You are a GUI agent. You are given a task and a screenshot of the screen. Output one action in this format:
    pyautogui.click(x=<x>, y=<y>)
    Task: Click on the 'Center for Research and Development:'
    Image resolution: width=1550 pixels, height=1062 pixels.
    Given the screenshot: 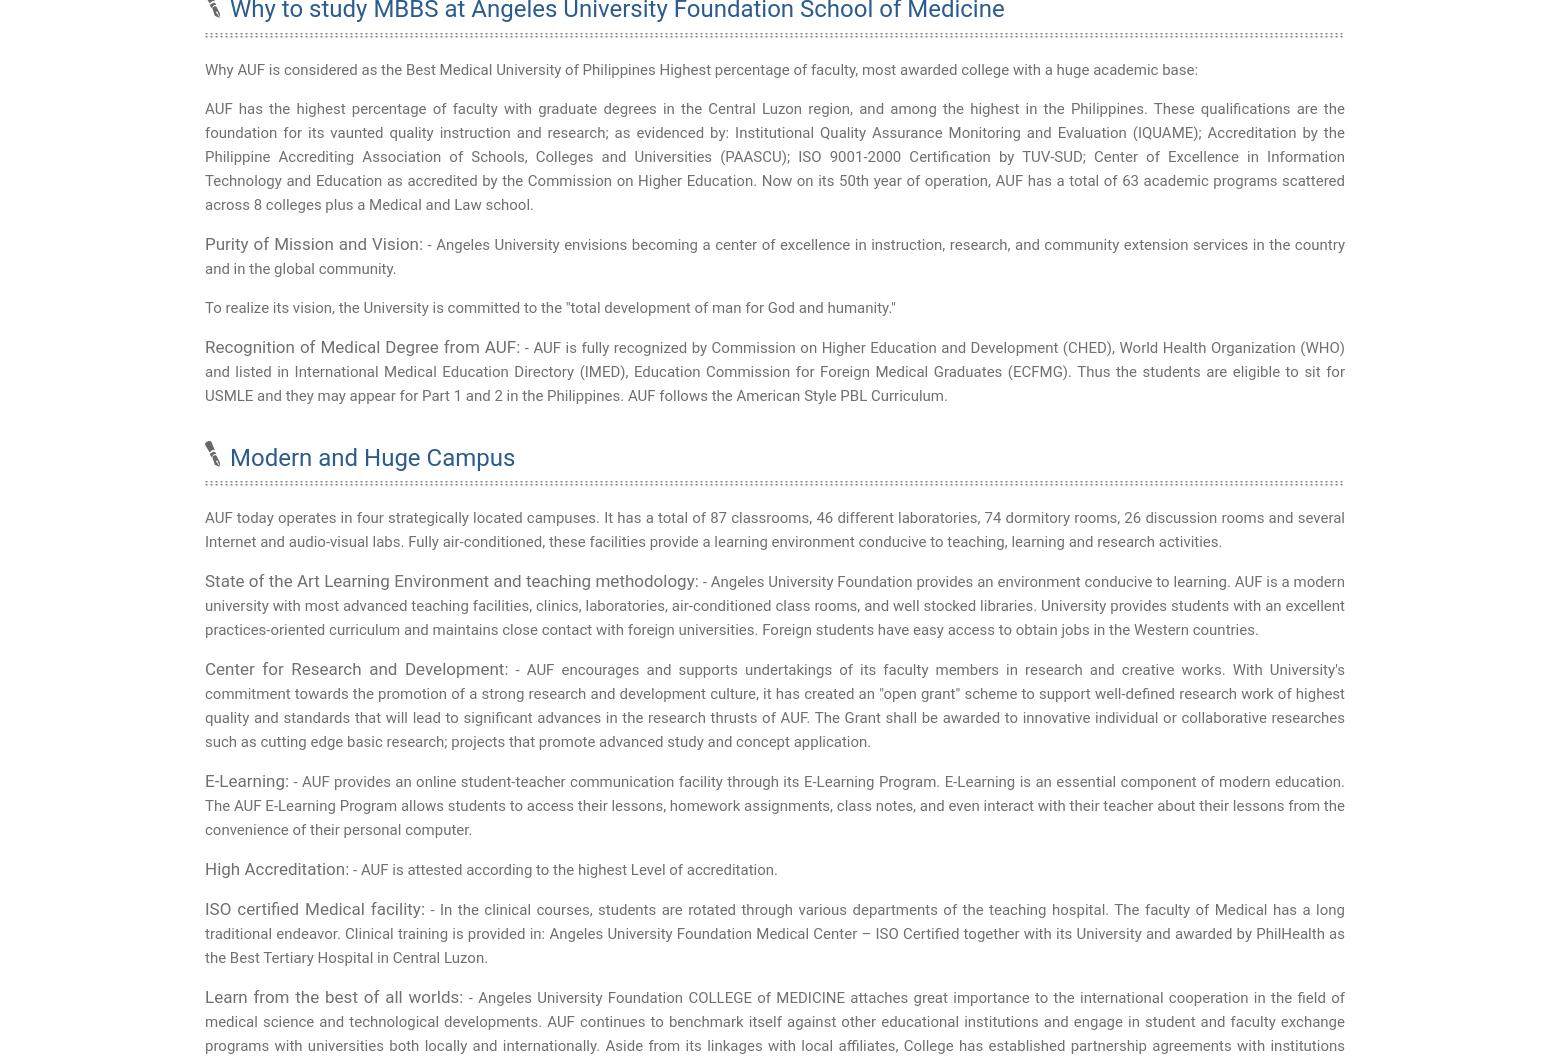 What is the action you would take?
    pyautogui.click(x=355, y=667)
    